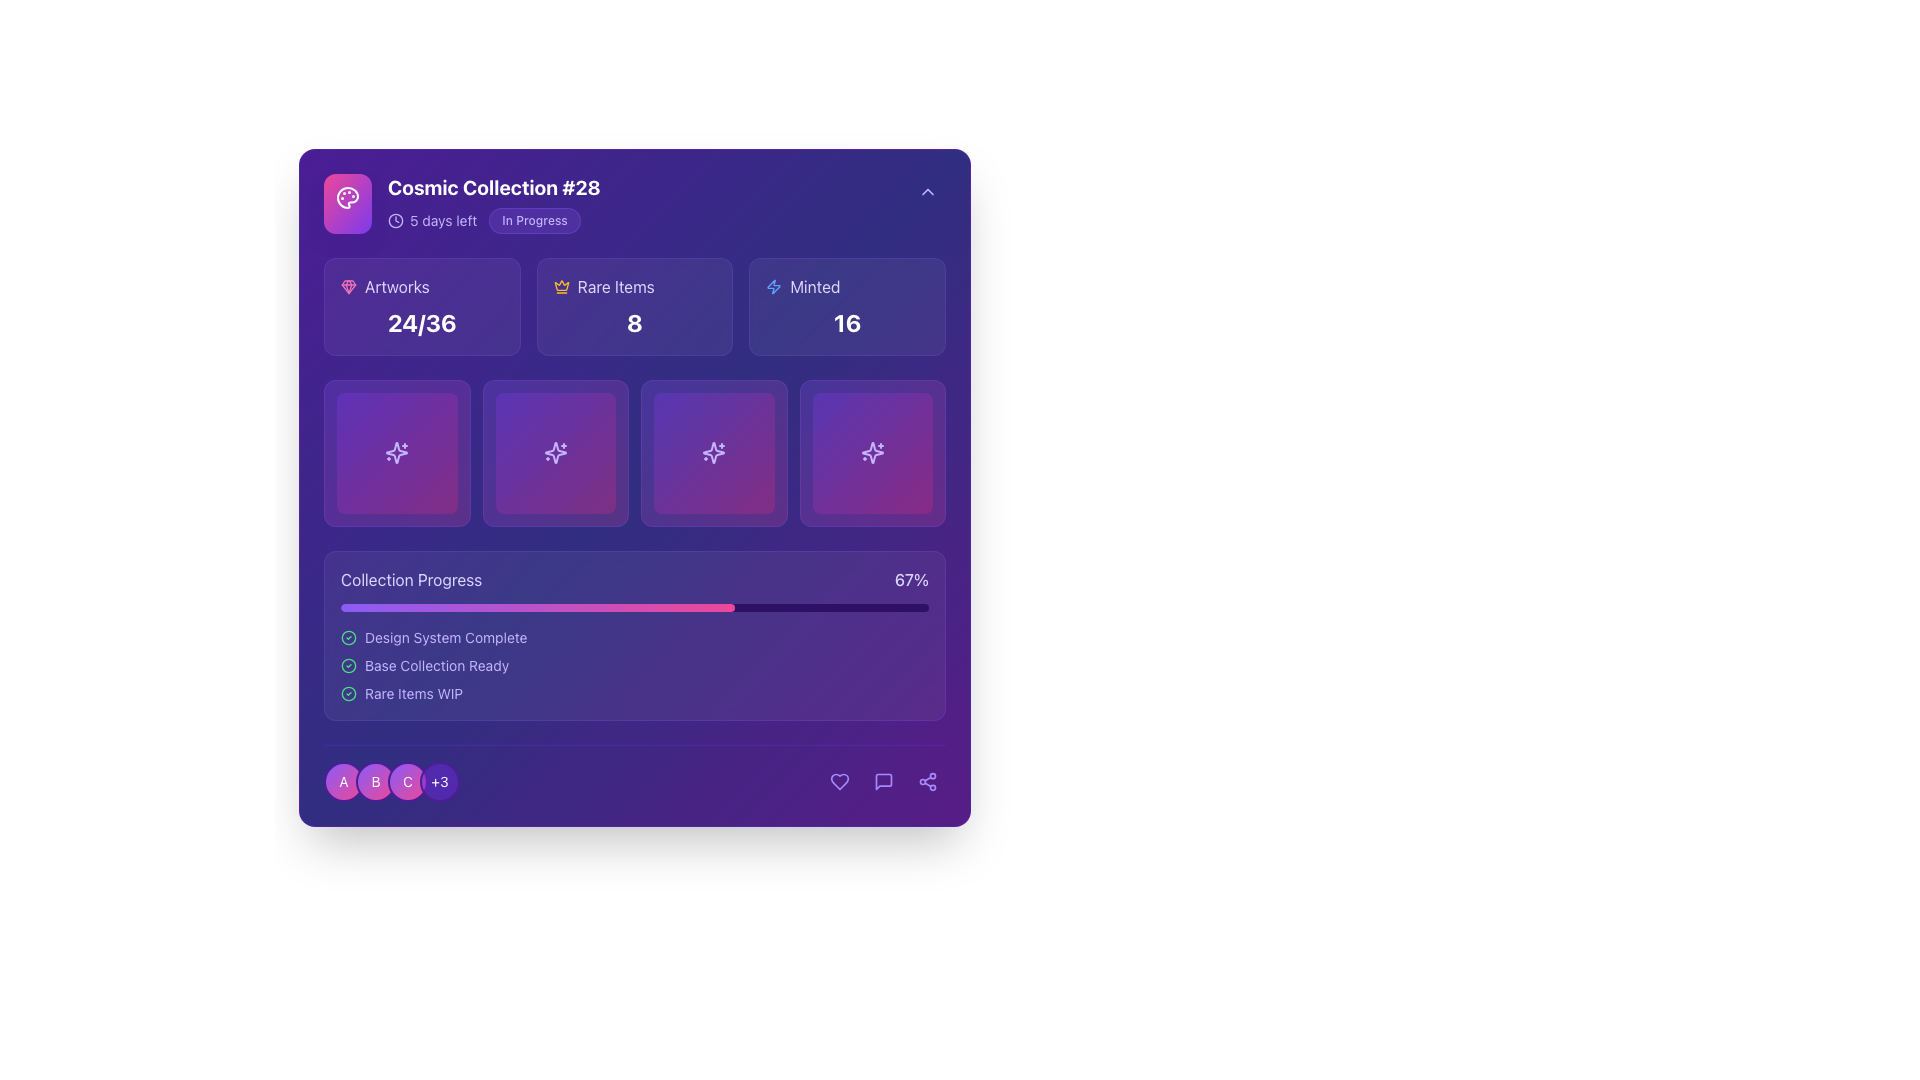  What do you see at coordinates (349, 665) in the screenshot?
I see `the small circular green checkmark icon that indicates success, located next to the text 'Base Collection Ready' in the progress list` at bounding box center [349, 665].